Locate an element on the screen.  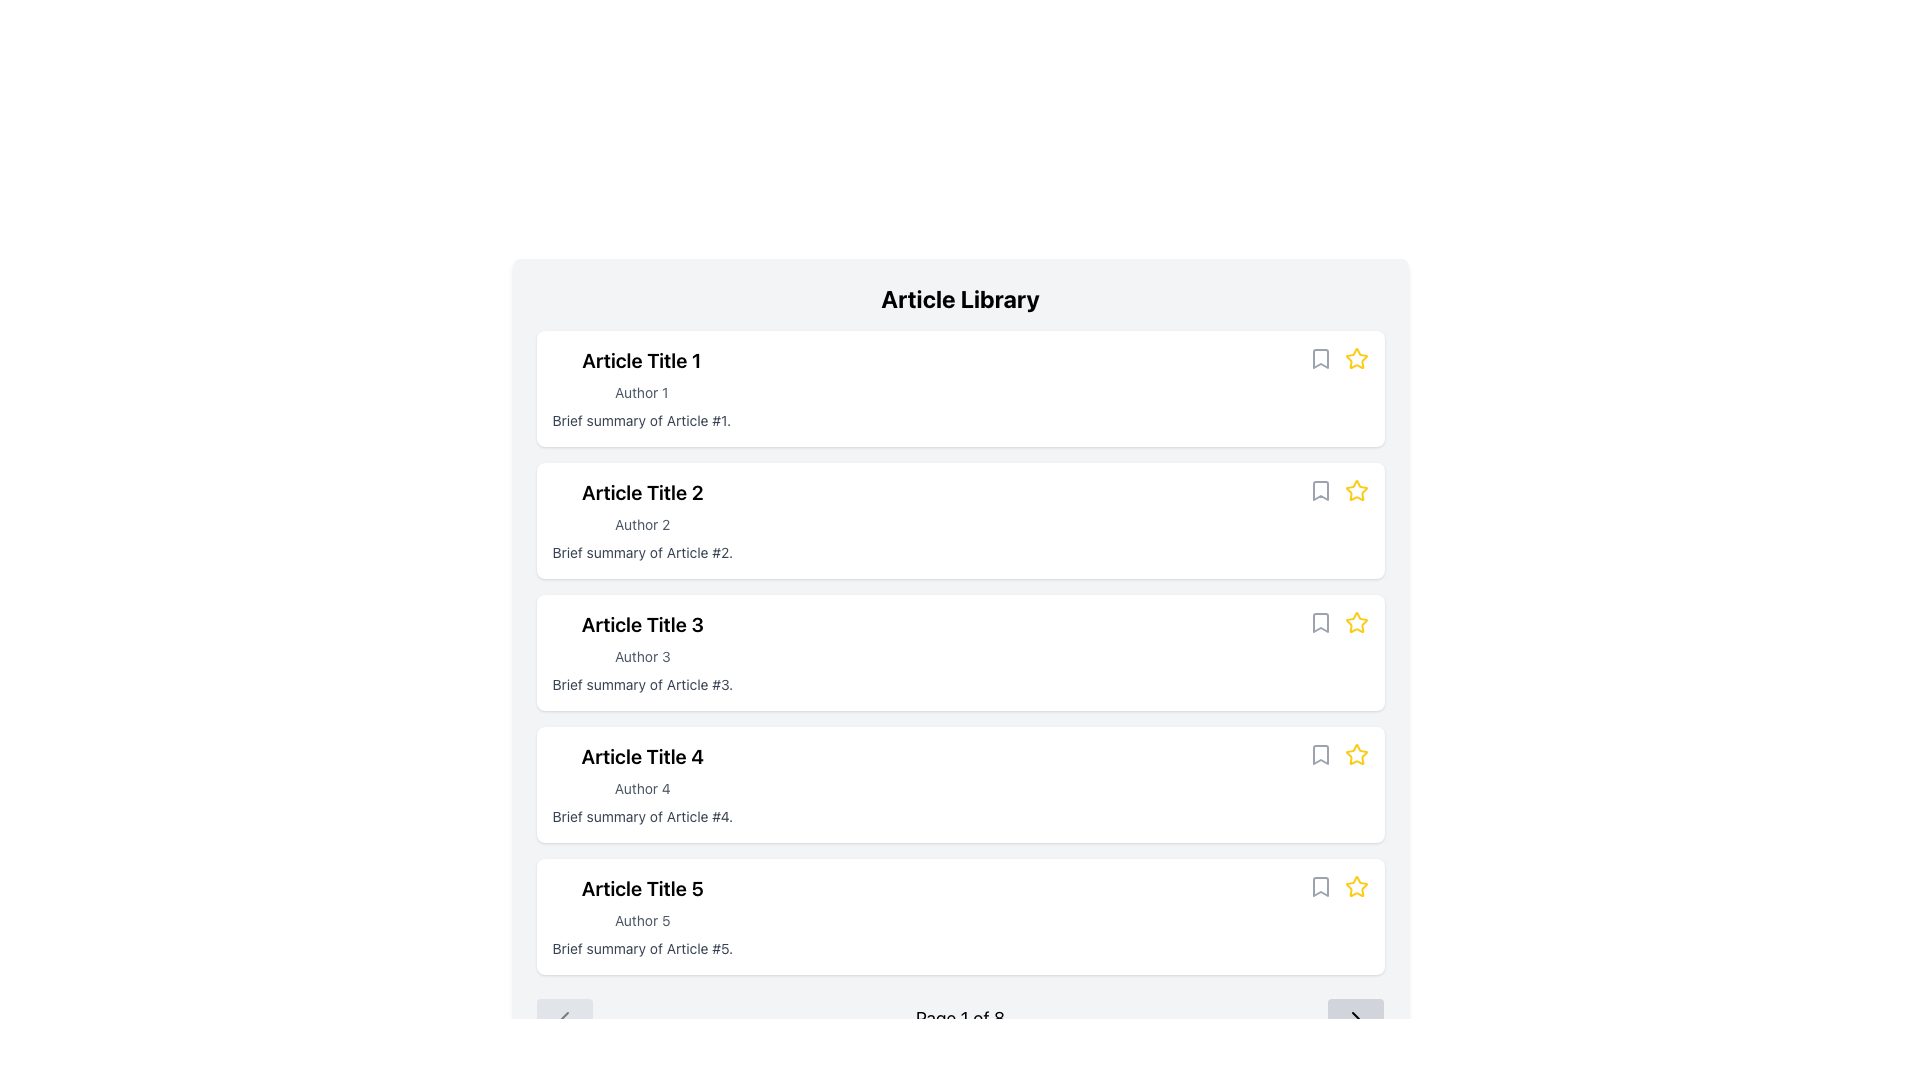
the yellow star-shaped icon located in the header section of the article card is located at coordinates (1356, 622).